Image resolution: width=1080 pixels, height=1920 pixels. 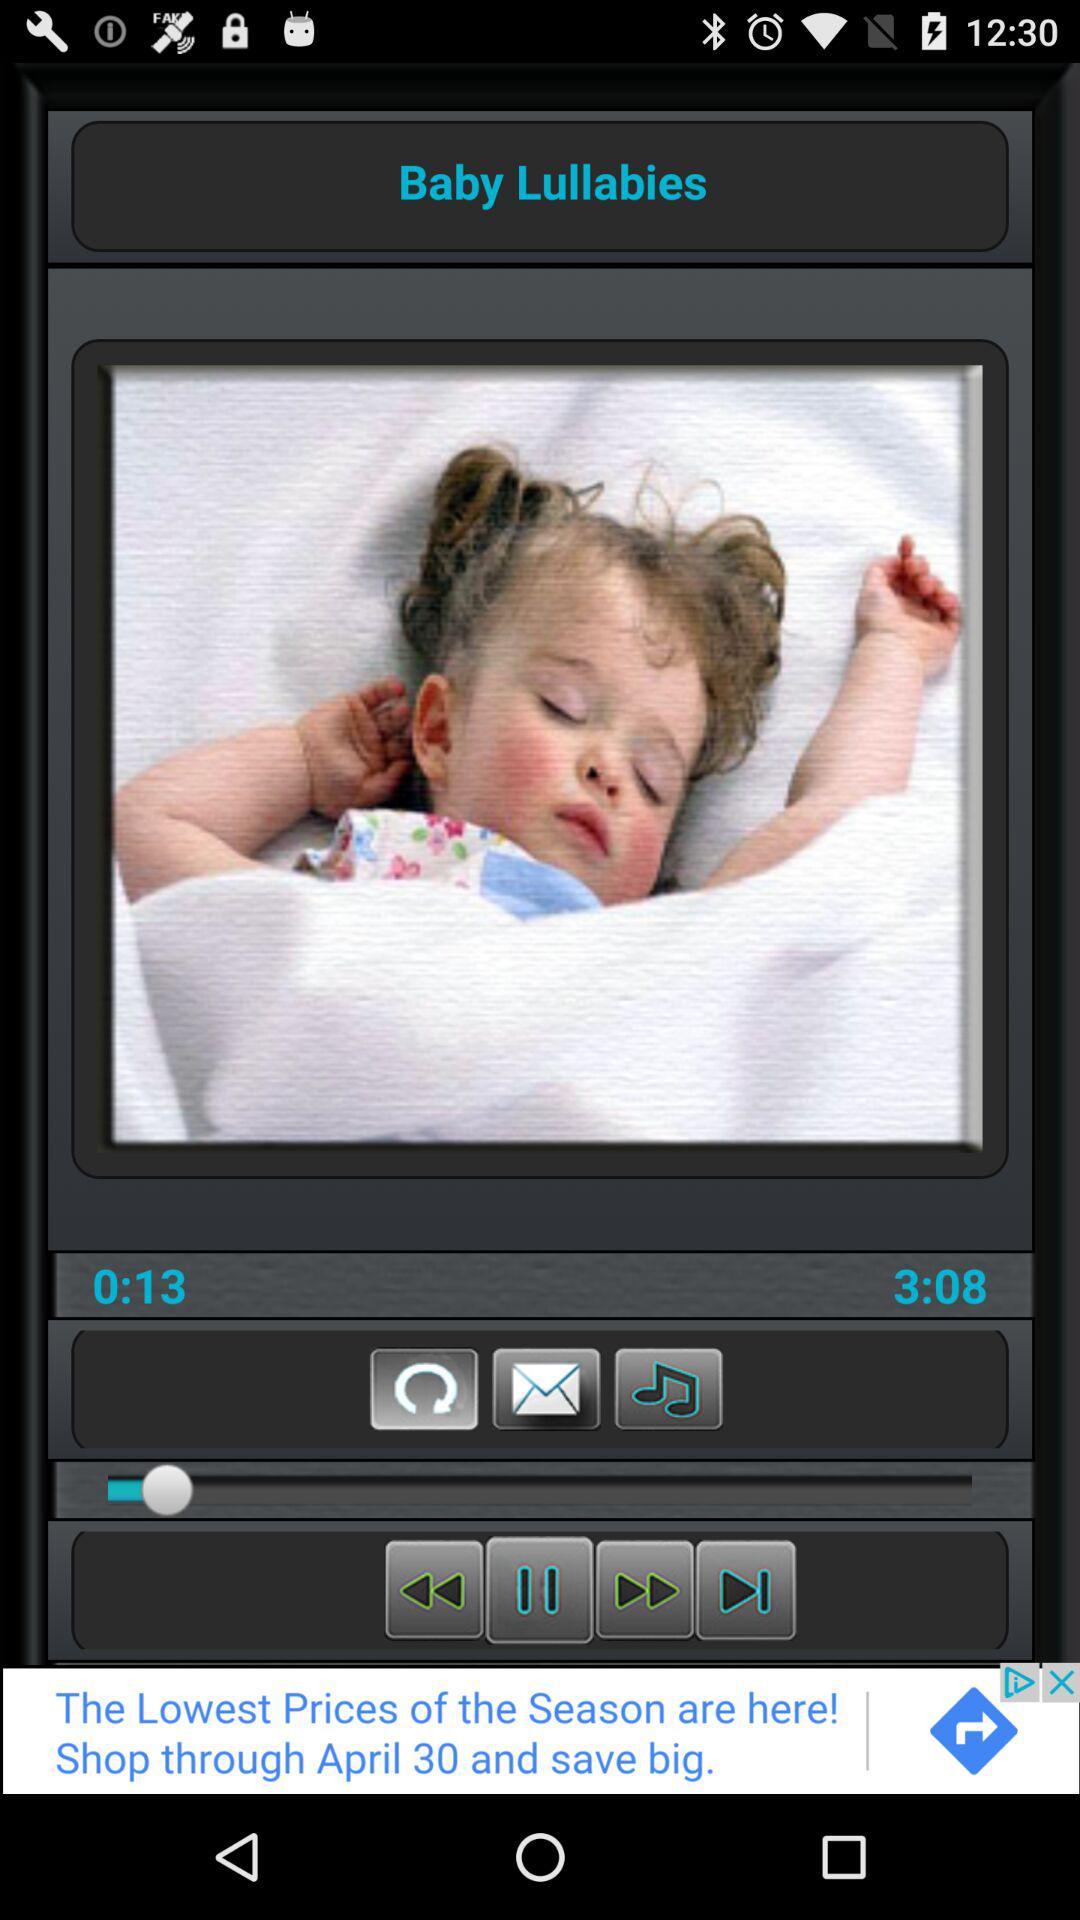 What do you see at coordinates (745, 1589) in the screenshot?
I see `next song` at bounding box center [745, 1589].